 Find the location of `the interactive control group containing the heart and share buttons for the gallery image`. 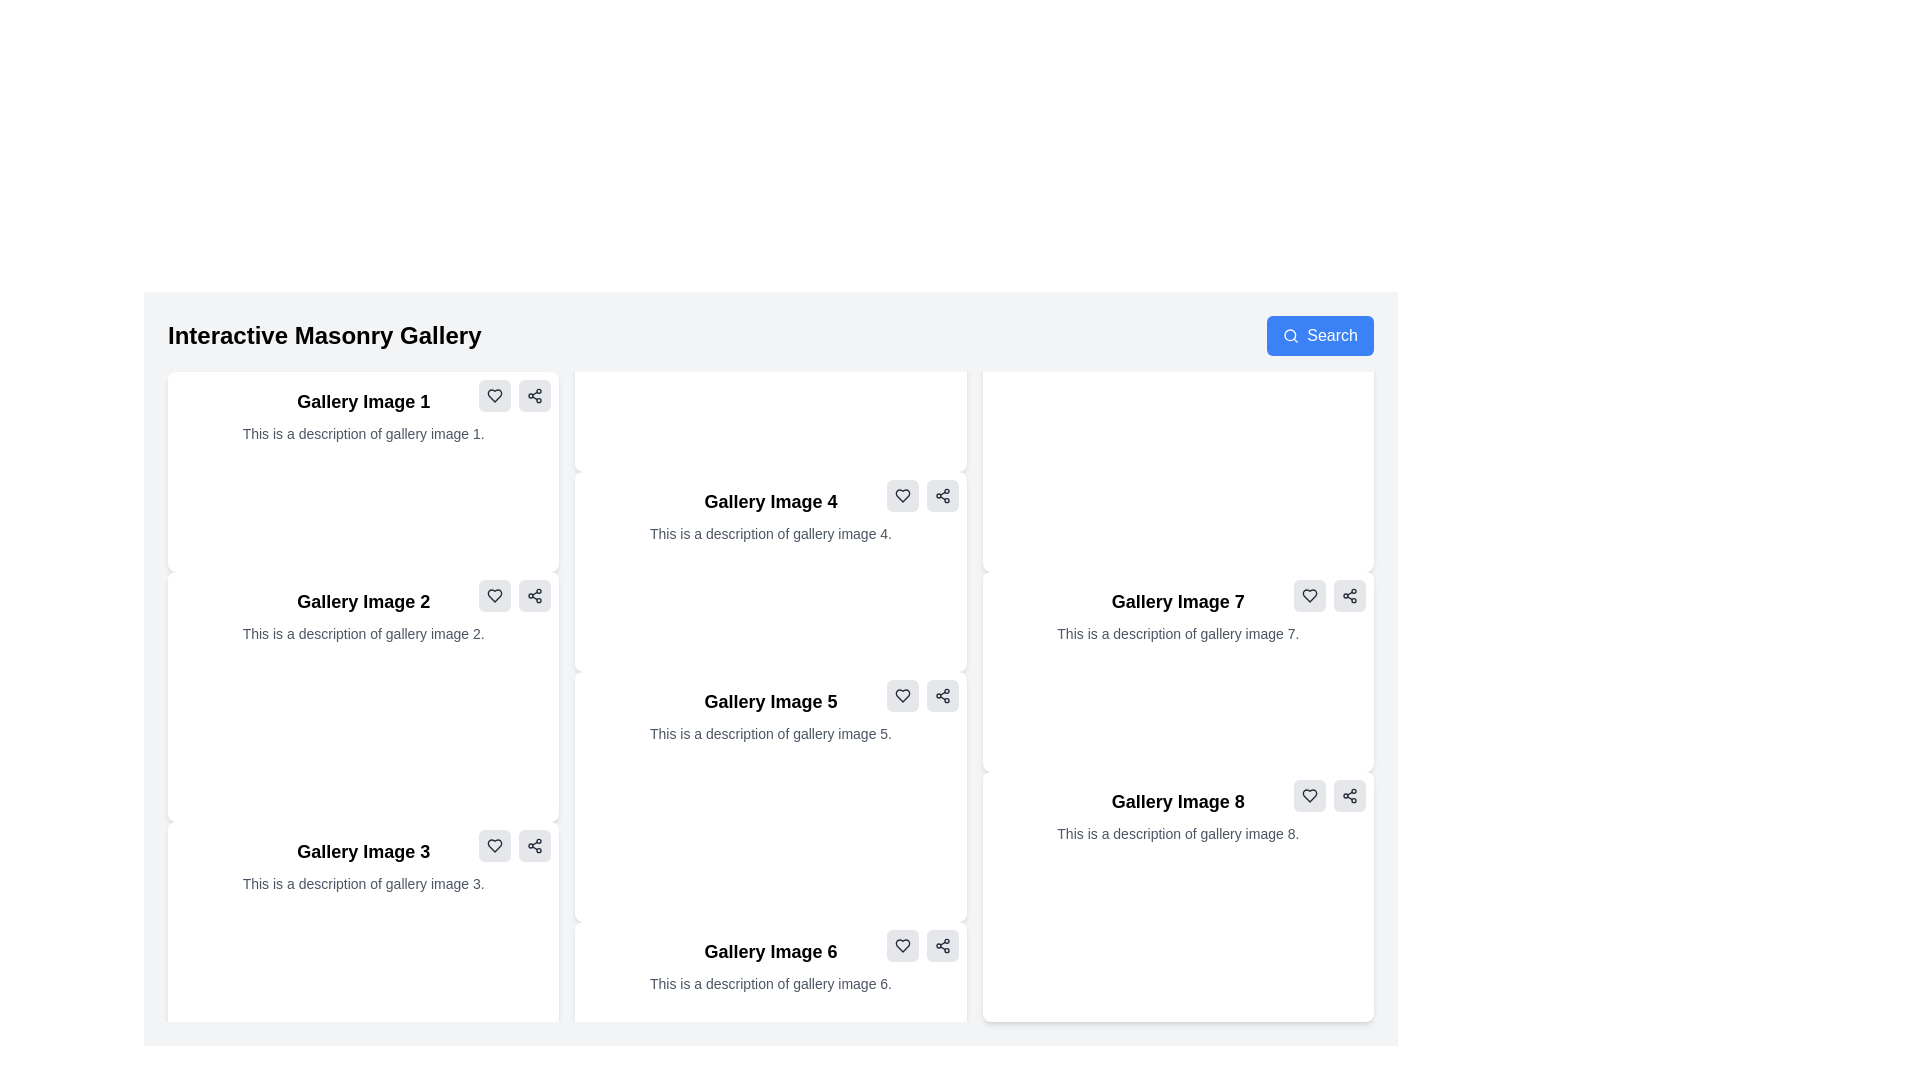

the interactive control group containing the heart and share buttons for the gallery image is located at coordinates (921, 694).